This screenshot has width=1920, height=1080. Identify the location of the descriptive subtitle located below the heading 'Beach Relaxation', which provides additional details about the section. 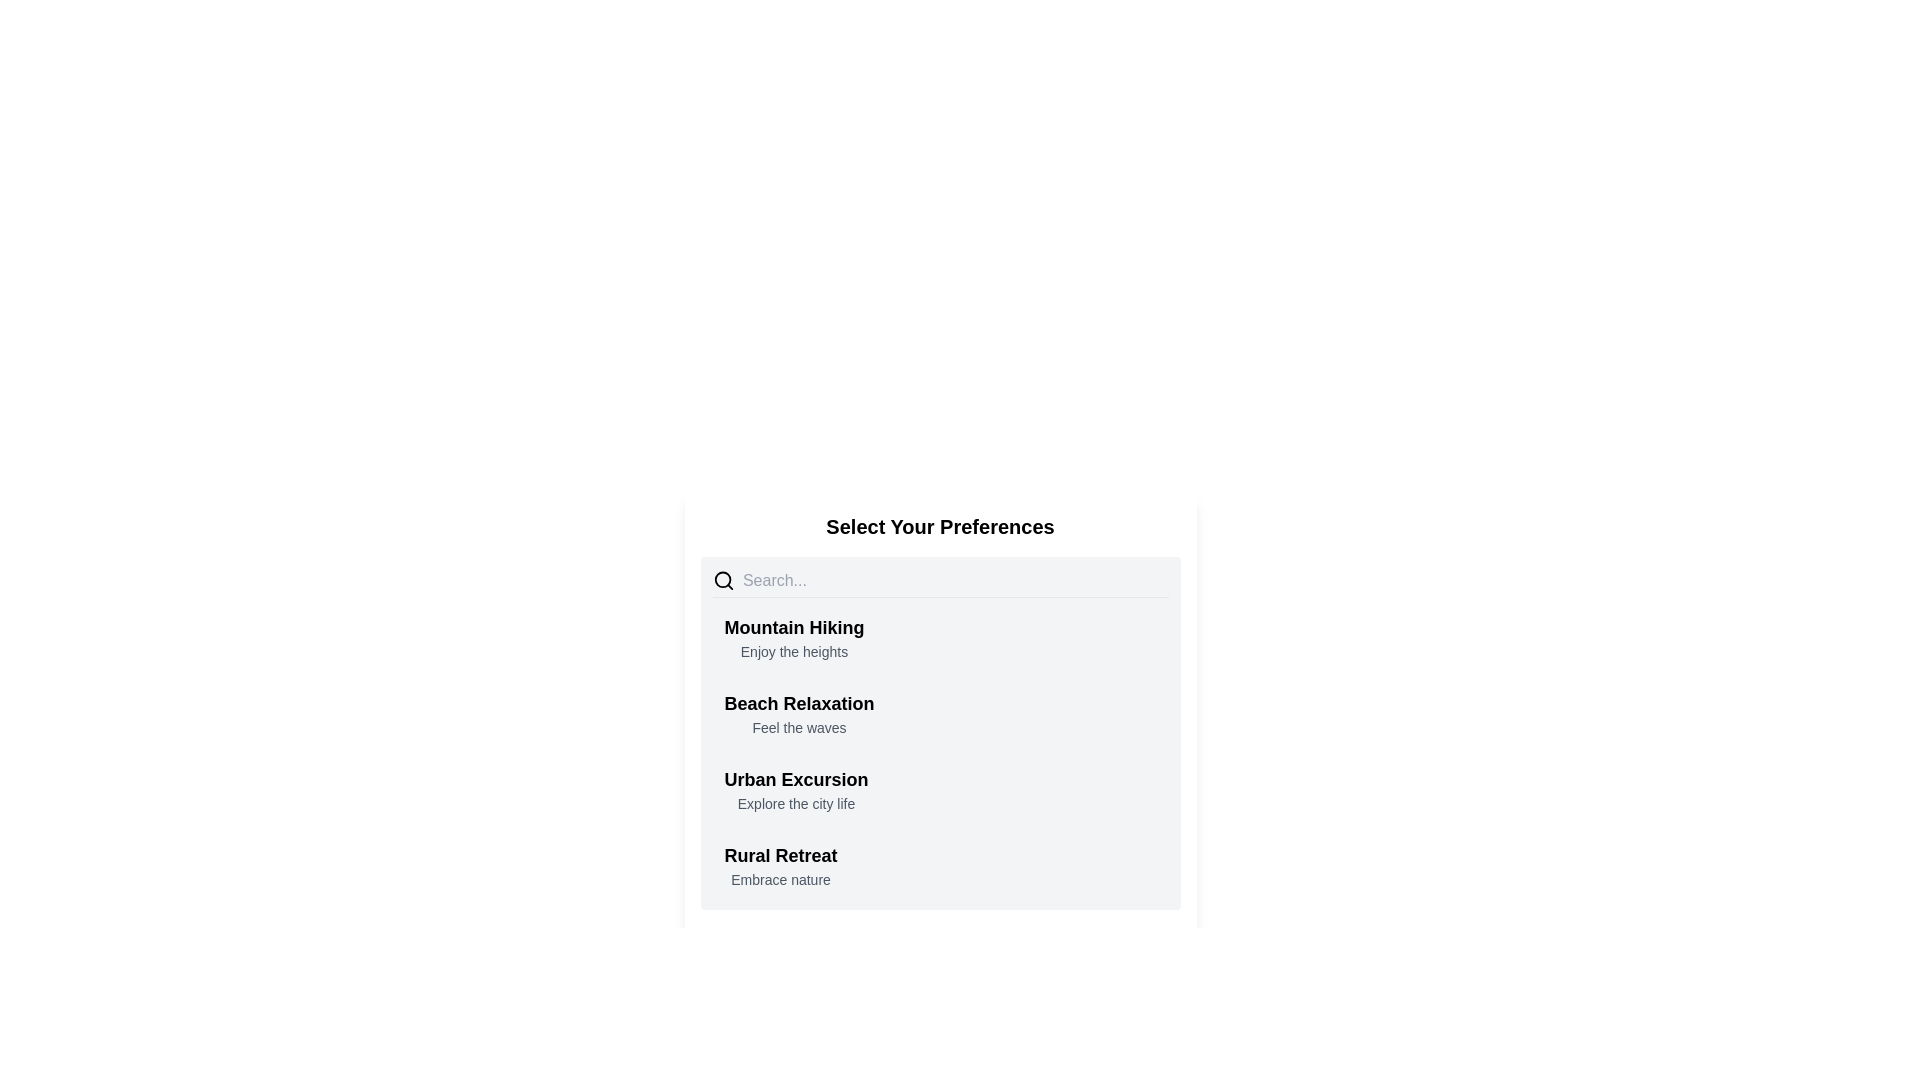
(798, 728).